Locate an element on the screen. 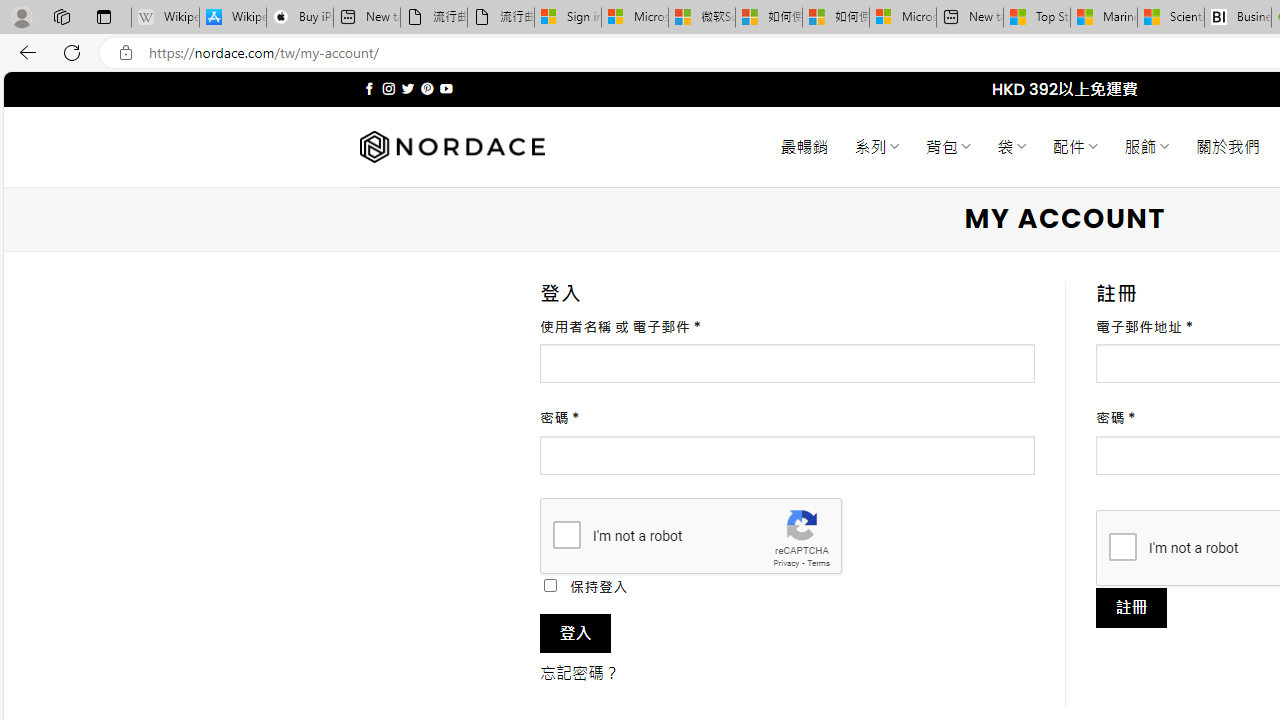 This screenshot has width=1280, height=720. 'Terms' is located at coordinates (818, 563).